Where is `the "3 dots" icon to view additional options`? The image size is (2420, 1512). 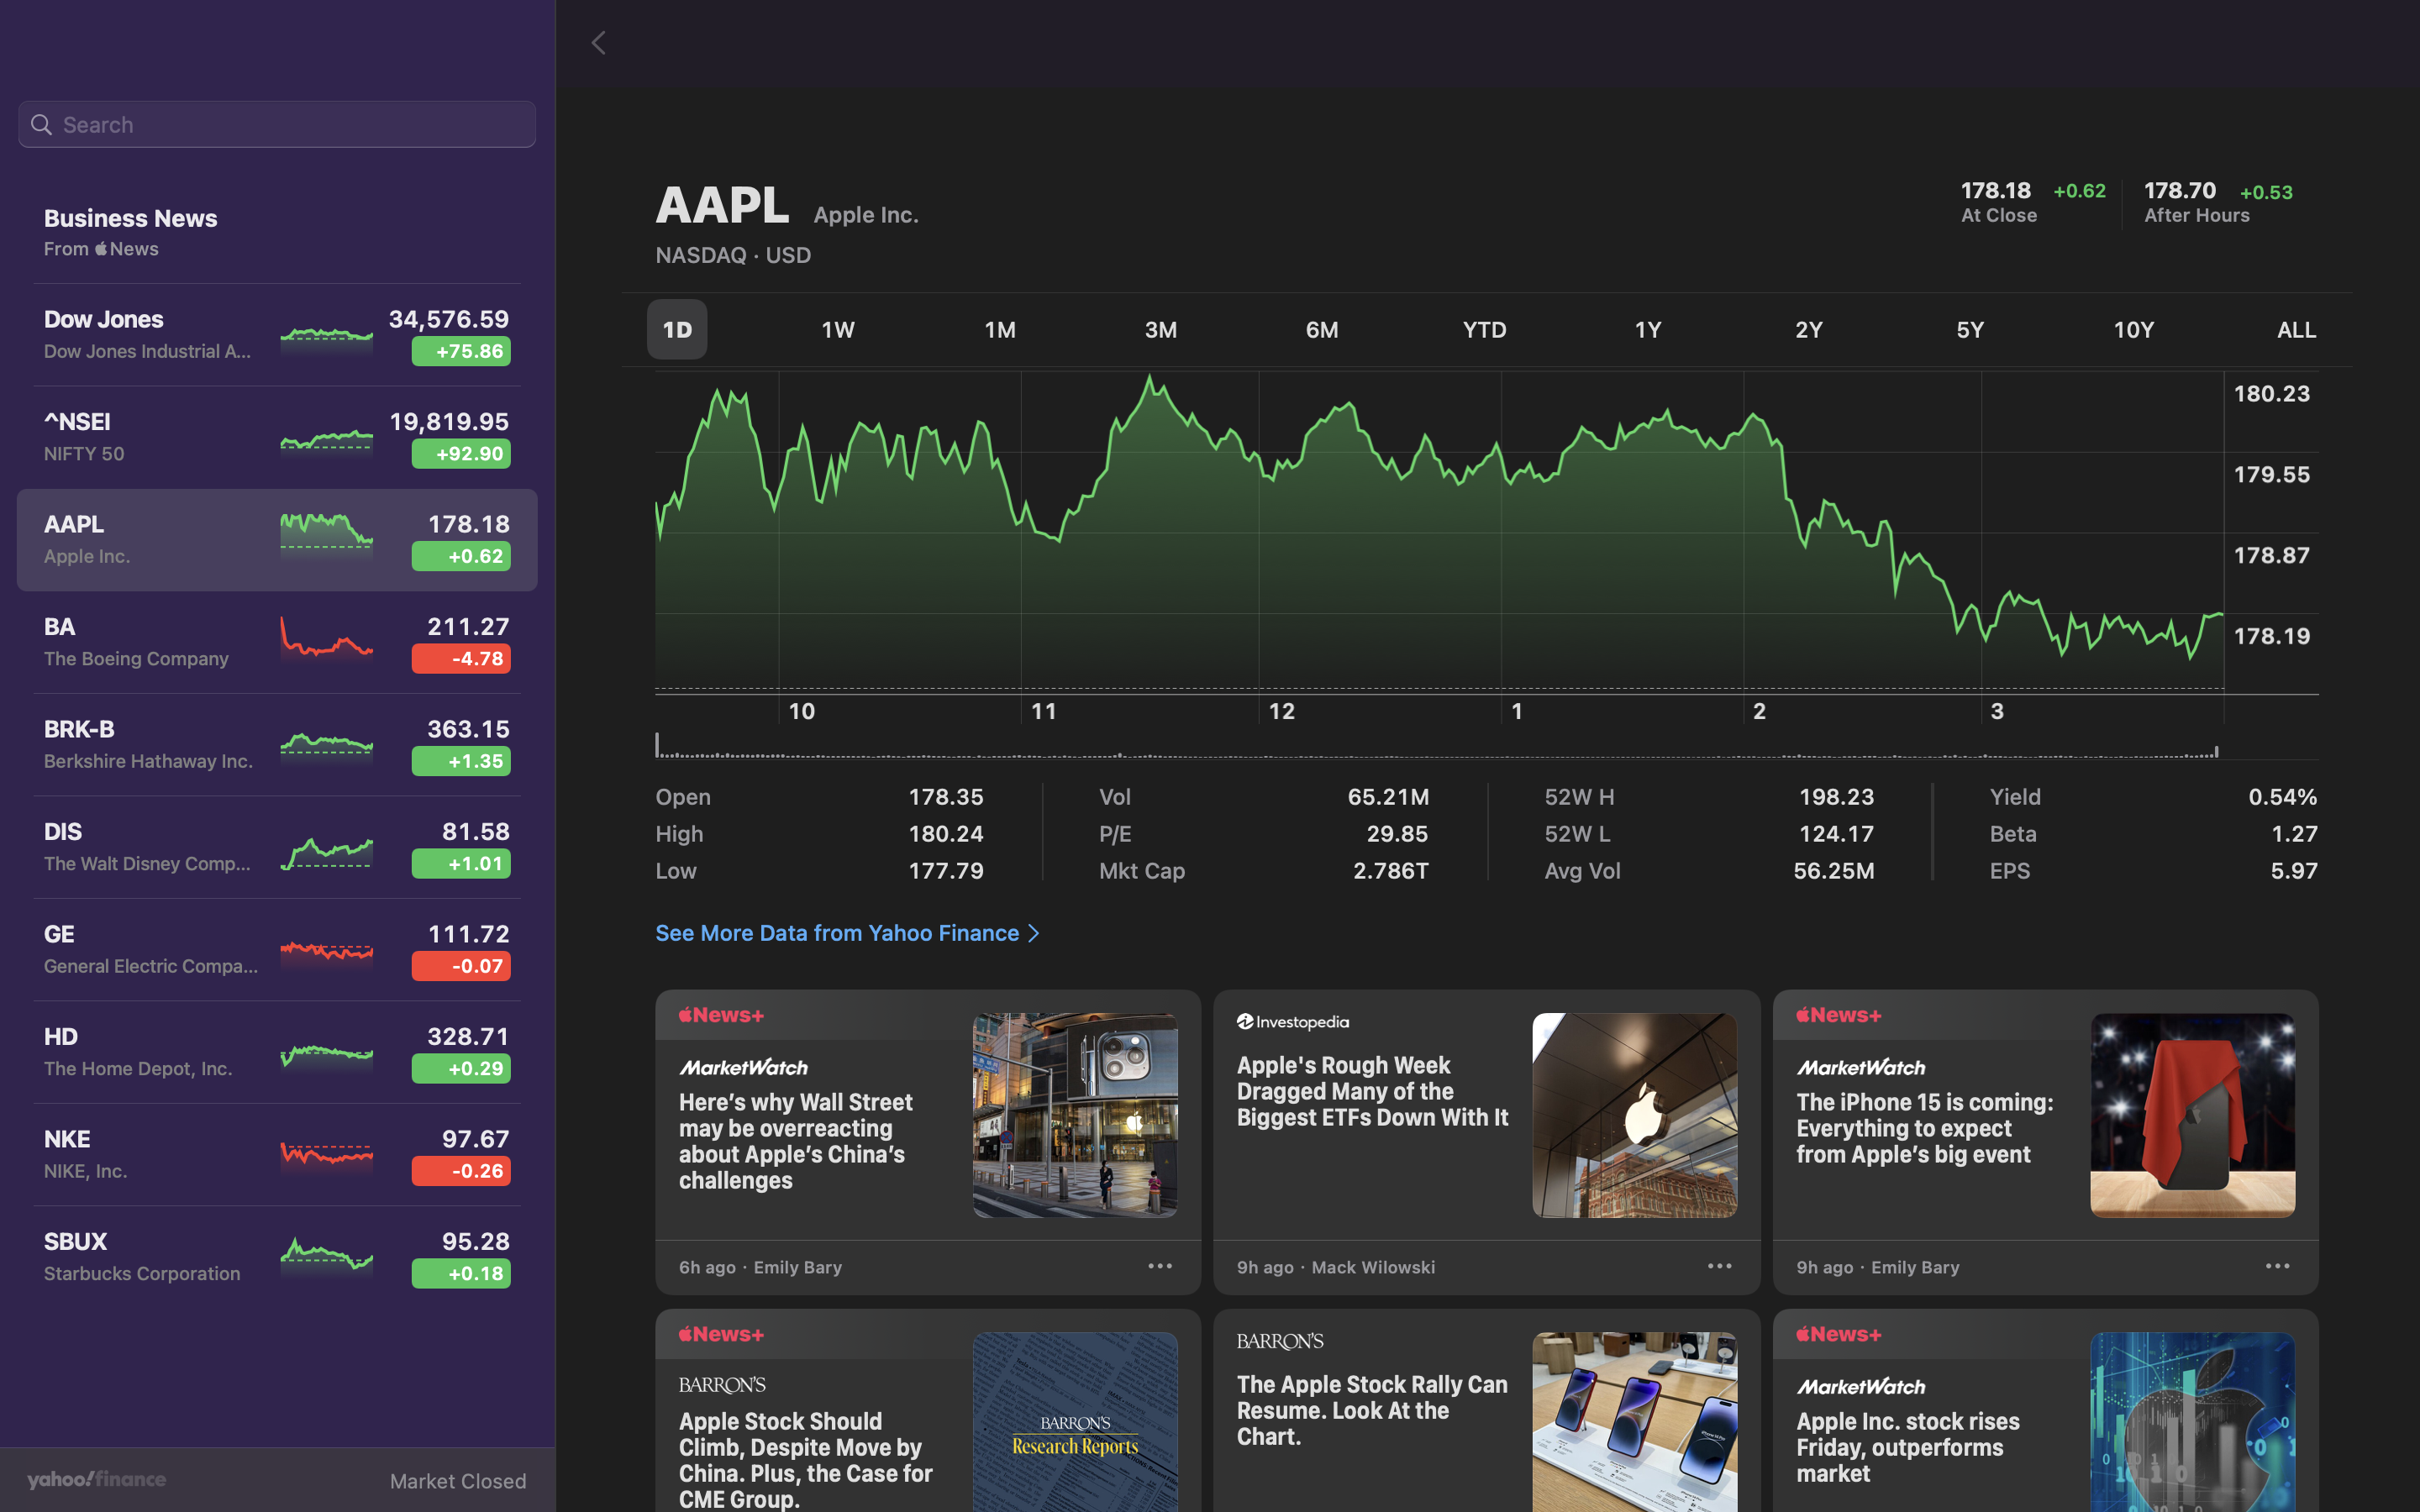 the "3 dots" icon to view additional options is located at coordinates (2276, 1269).